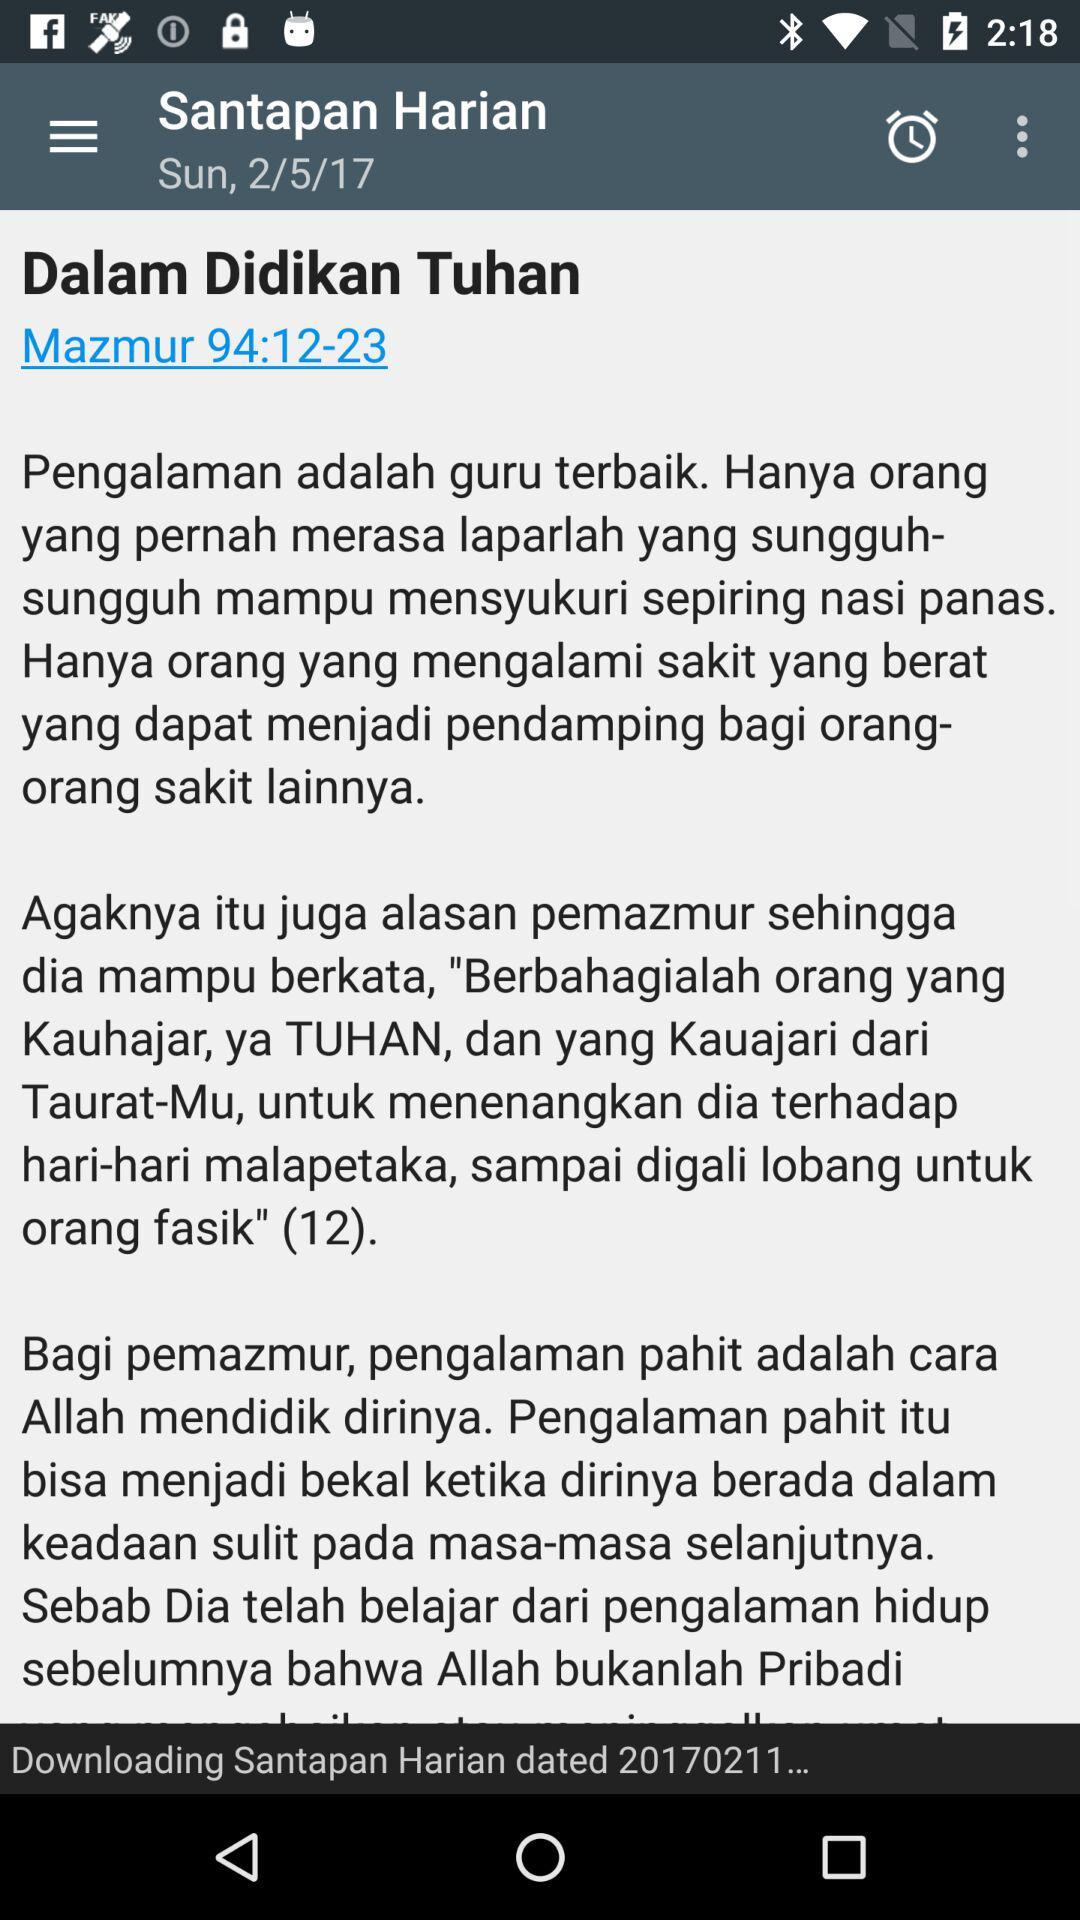  Describe the element at coordinates (540, 1002) in the screenshot. I see `dalam didikan tuhan item` at that location.